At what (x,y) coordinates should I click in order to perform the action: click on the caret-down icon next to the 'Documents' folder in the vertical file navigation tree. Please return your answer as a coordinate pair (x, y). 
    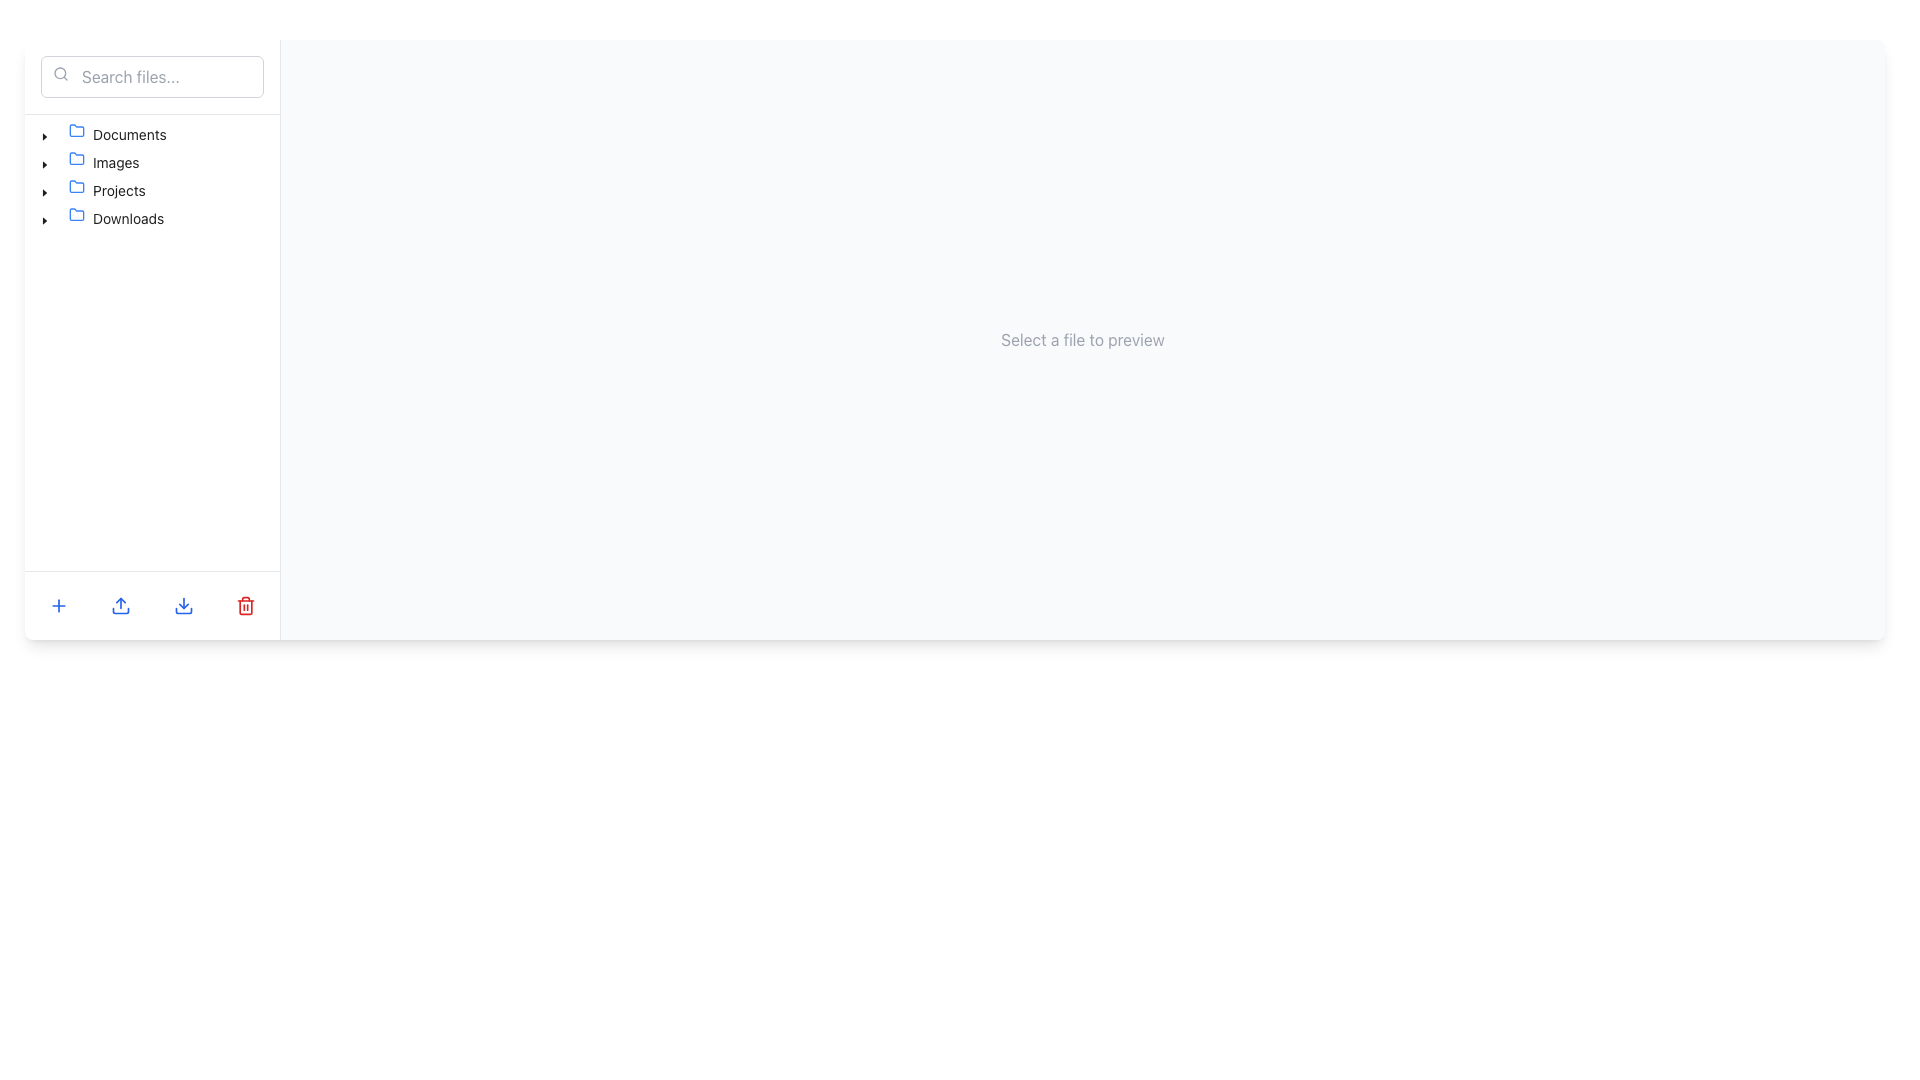
    Looking at the image, I should click on (44, 136).